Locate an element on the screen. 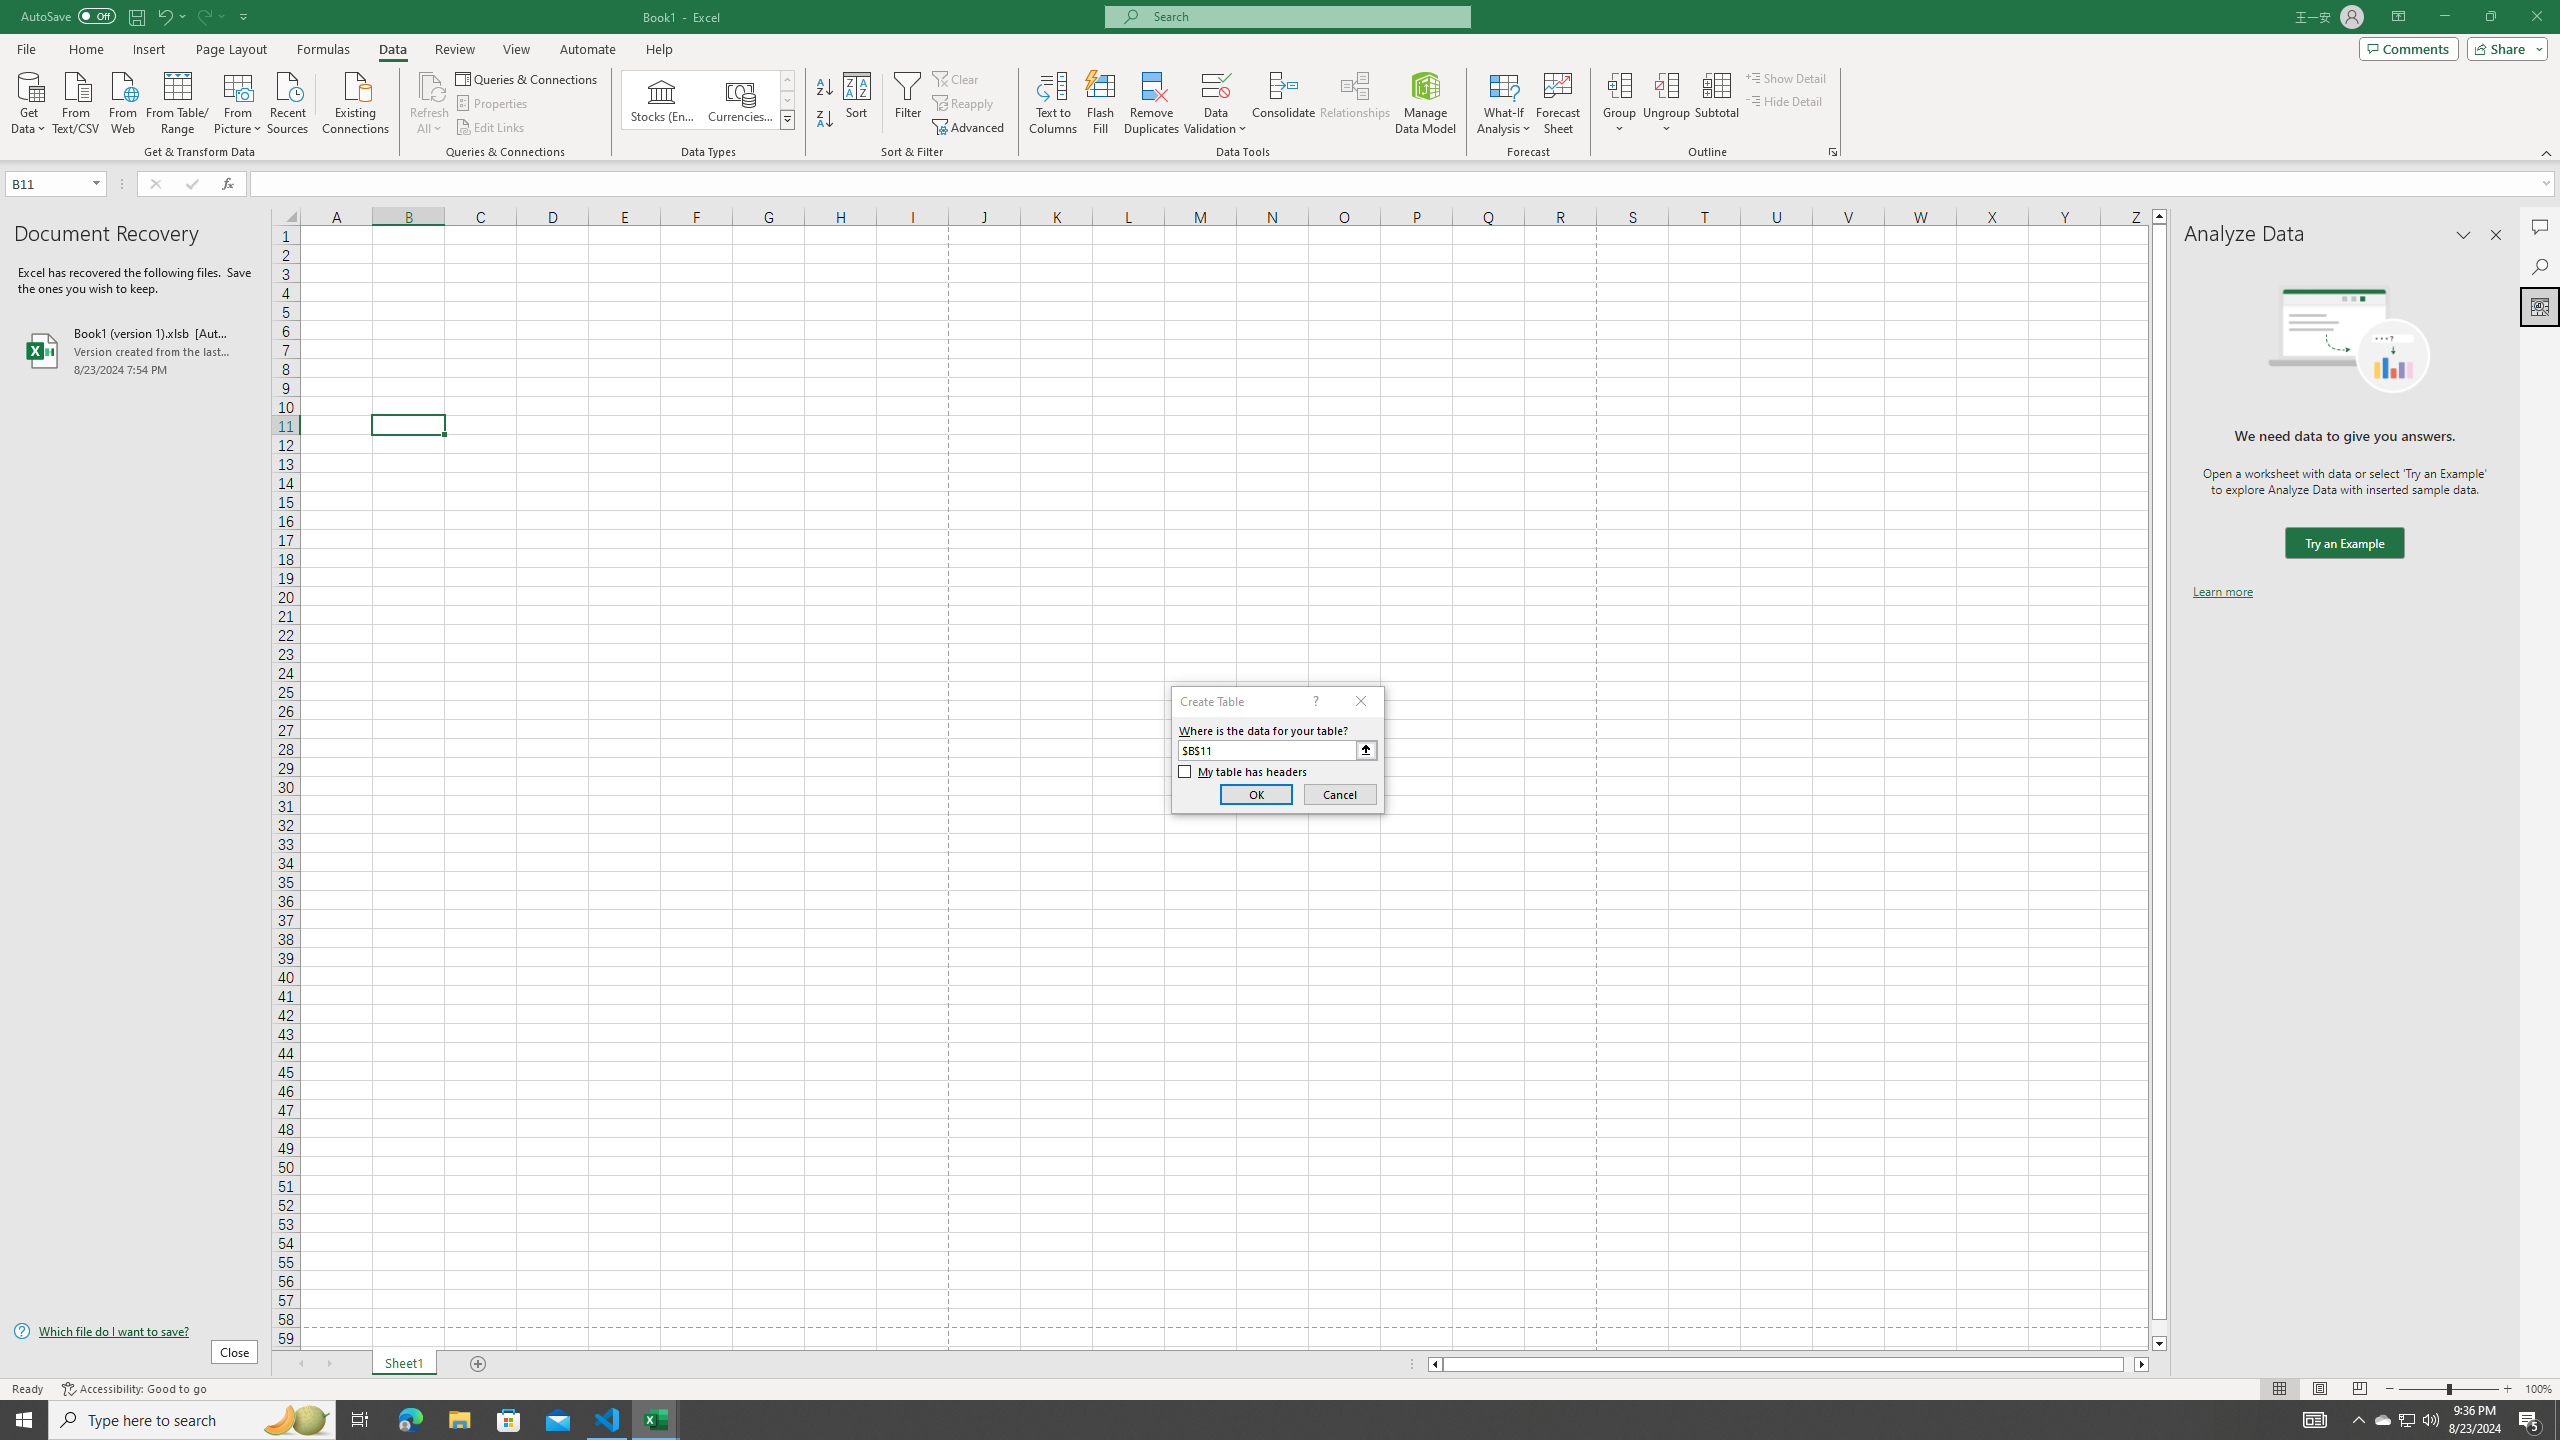 This screenshot has height=1440, width=2560. 'Data Types' is located at coordinates (787, 118).